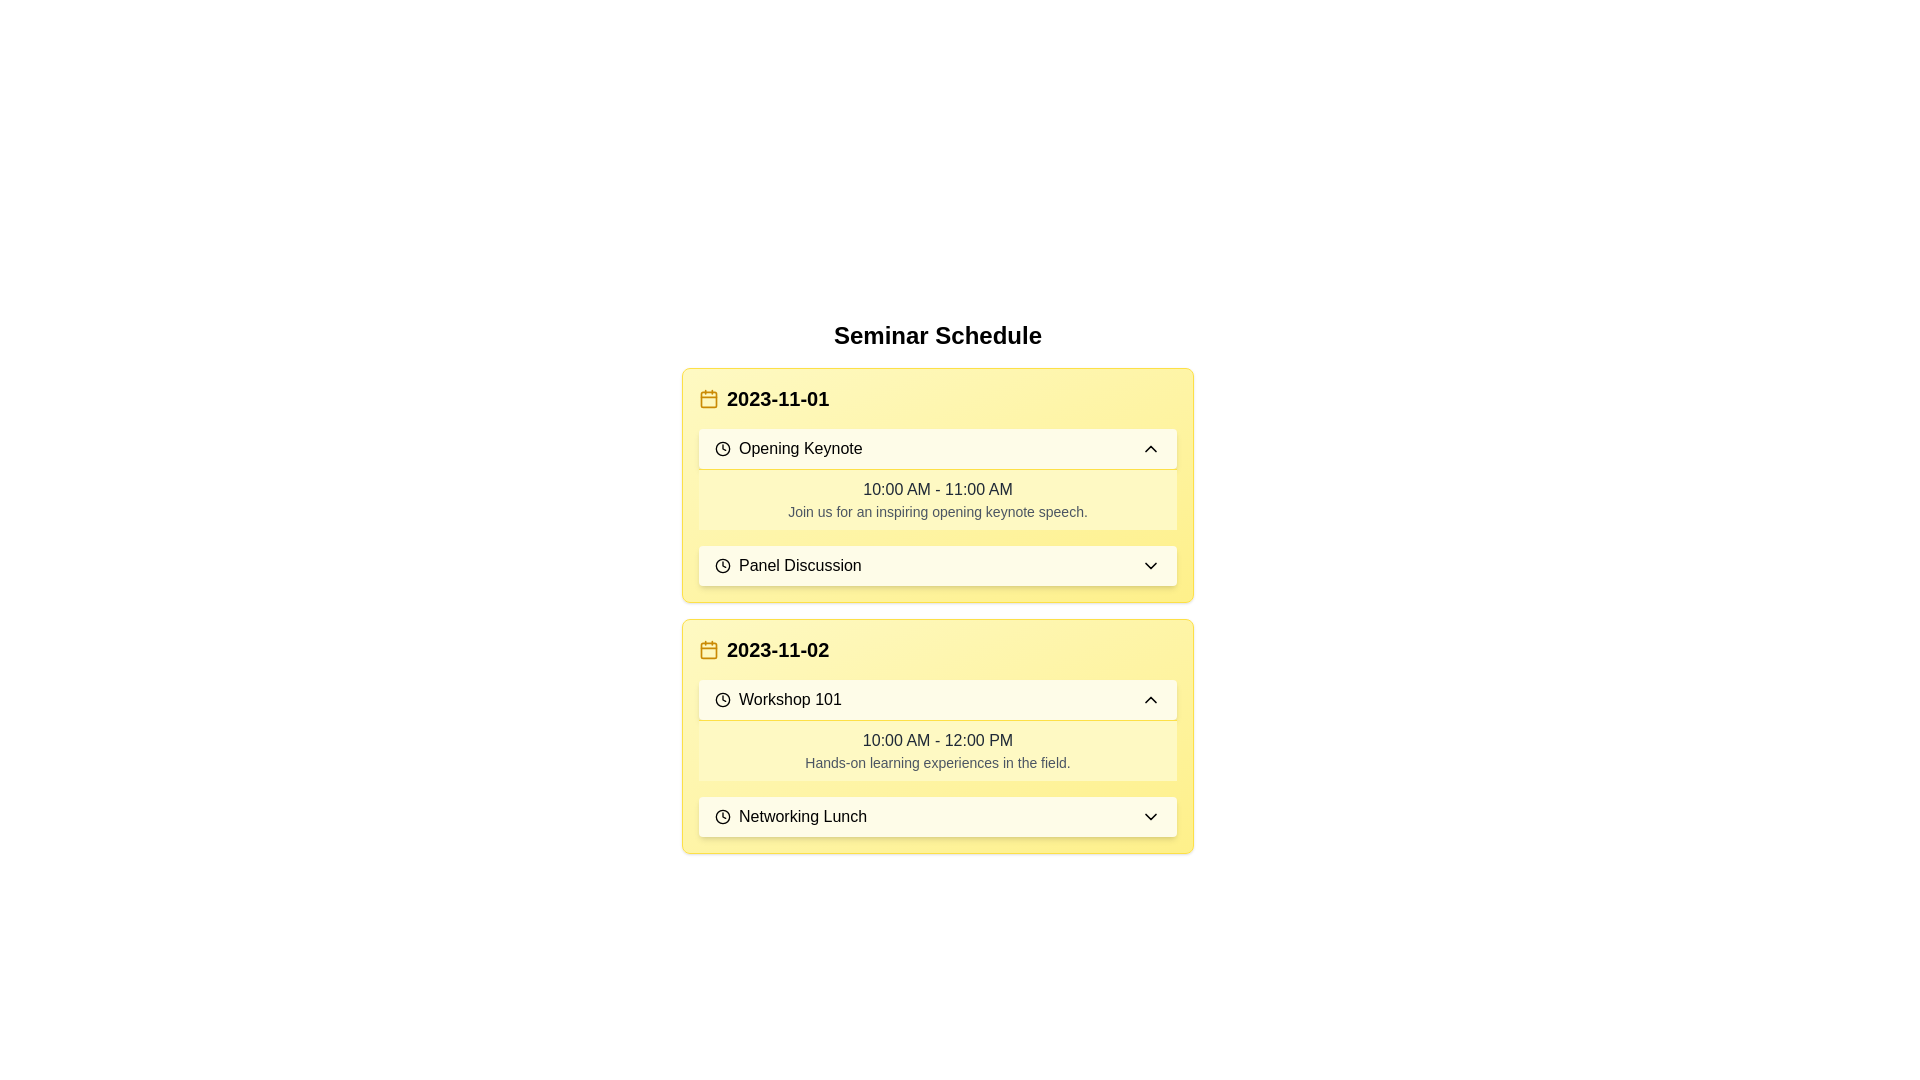 This screenshot has width=1920, height=1080. What do you see at coordinates (777, 698) in the screenshot?
I see `the text label 'Workshop 101' with the adjacent clock icon in the event schedule for the date '2023-11-02'` at bounding box center [777, 698].